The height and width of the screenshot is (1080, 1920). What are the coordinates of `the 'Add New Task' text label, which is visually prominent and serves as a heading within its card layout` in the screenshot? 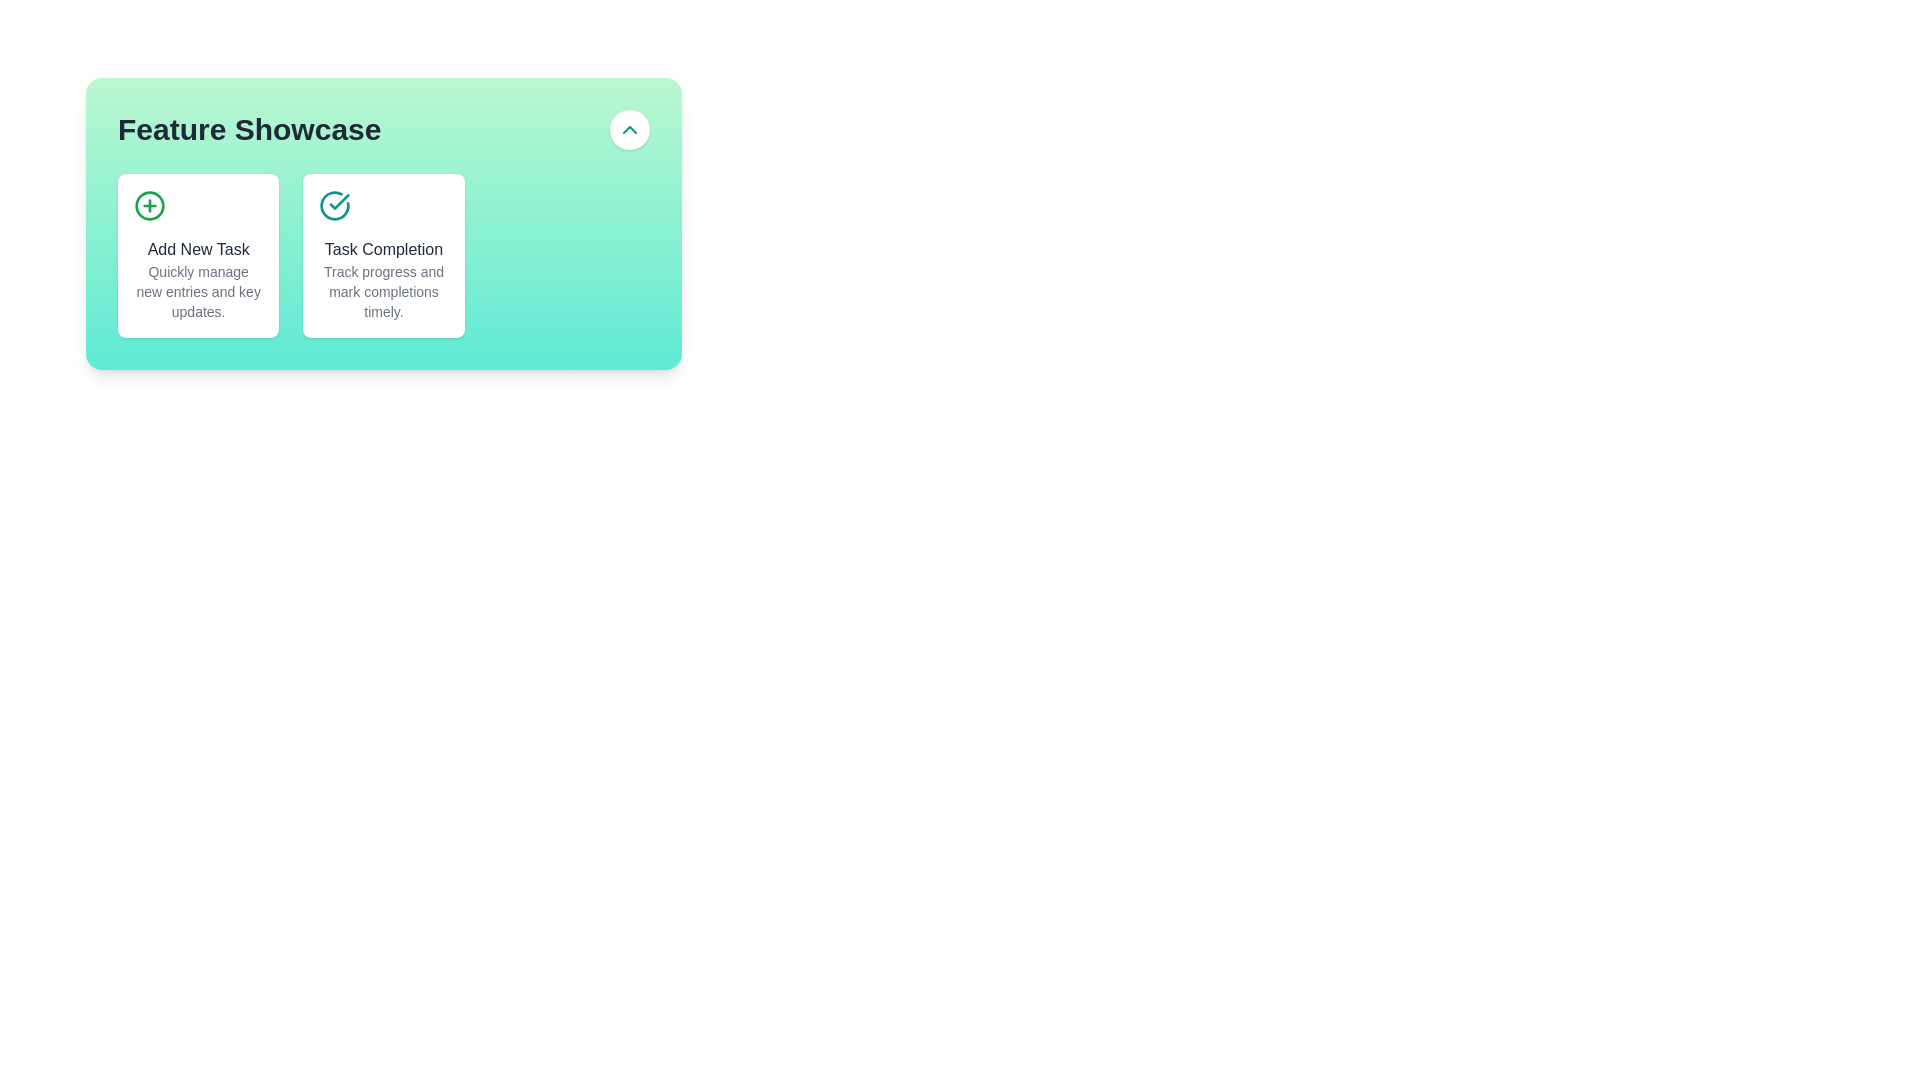 It's located at (198, 249).